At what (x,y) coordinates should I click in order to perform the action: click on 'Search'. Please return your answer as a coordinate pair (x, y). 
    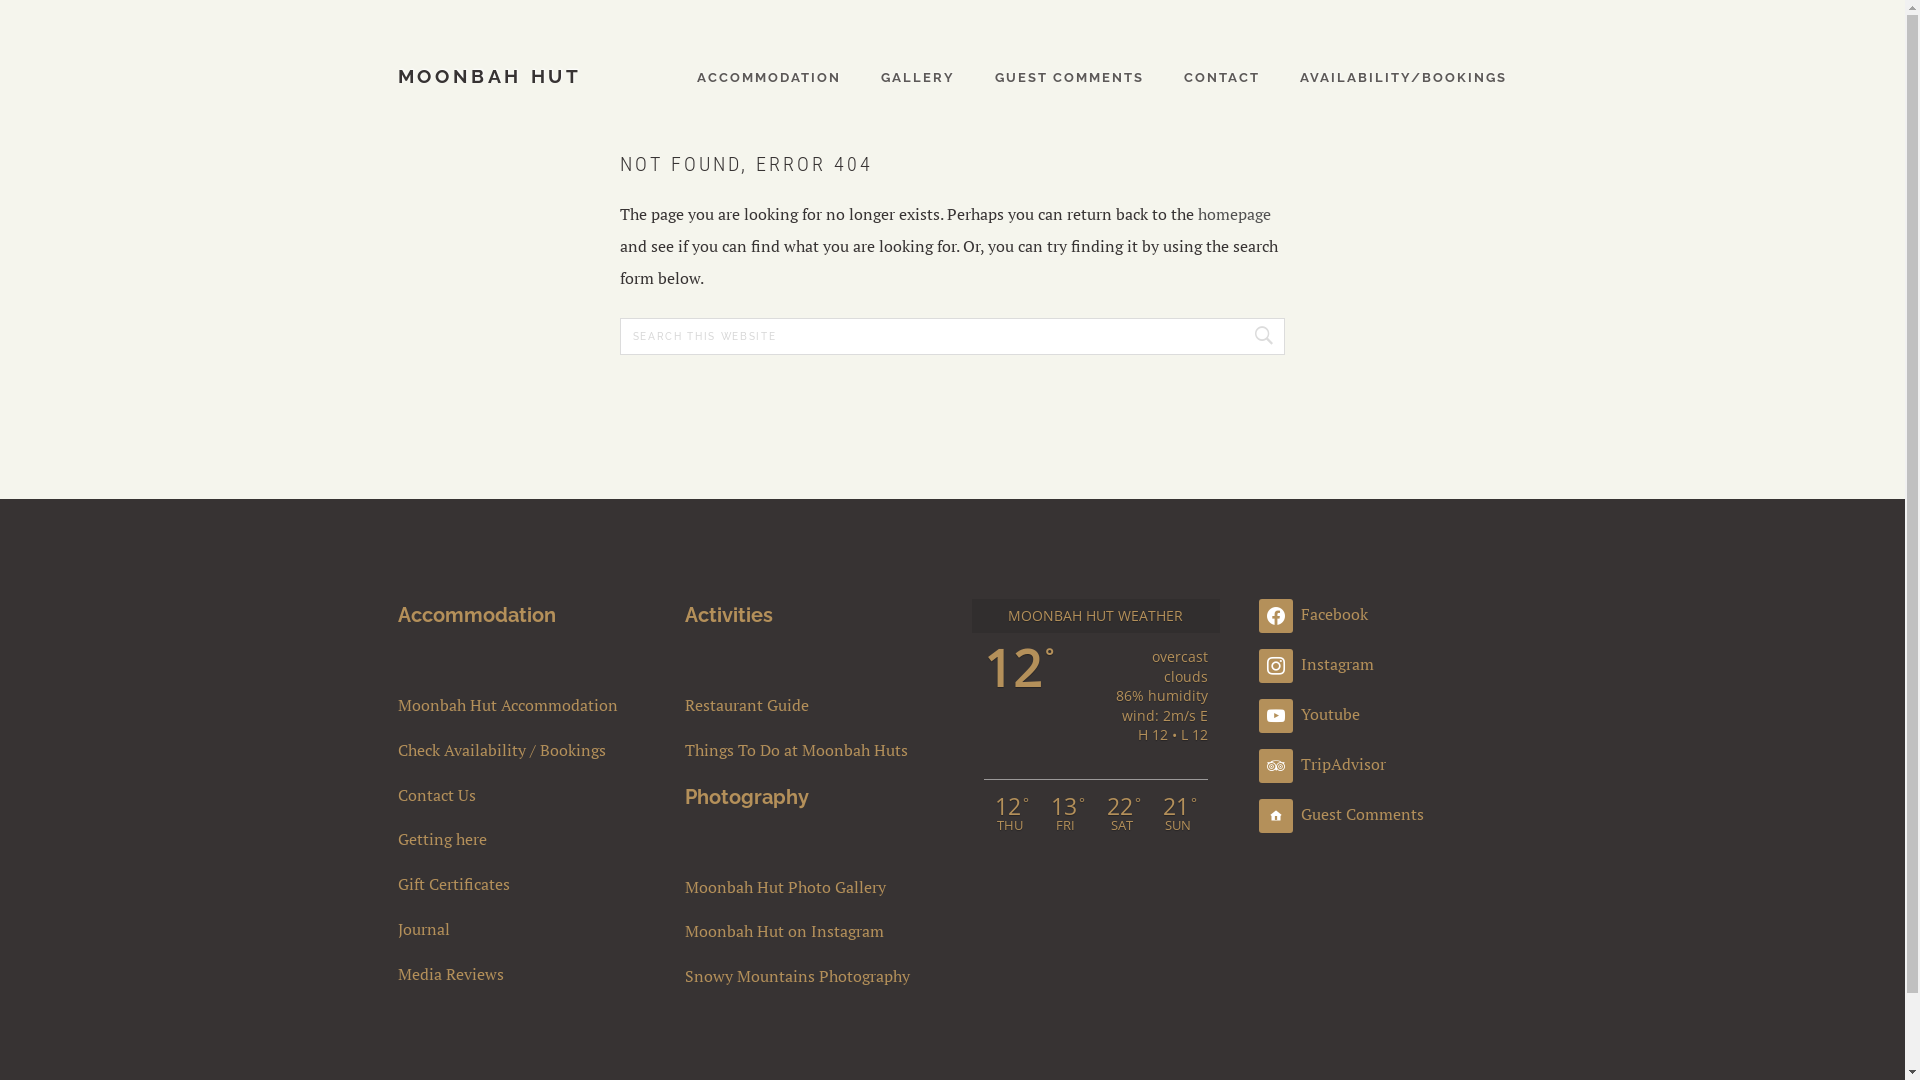
    Looking at the image, I should click on (1258, 335).